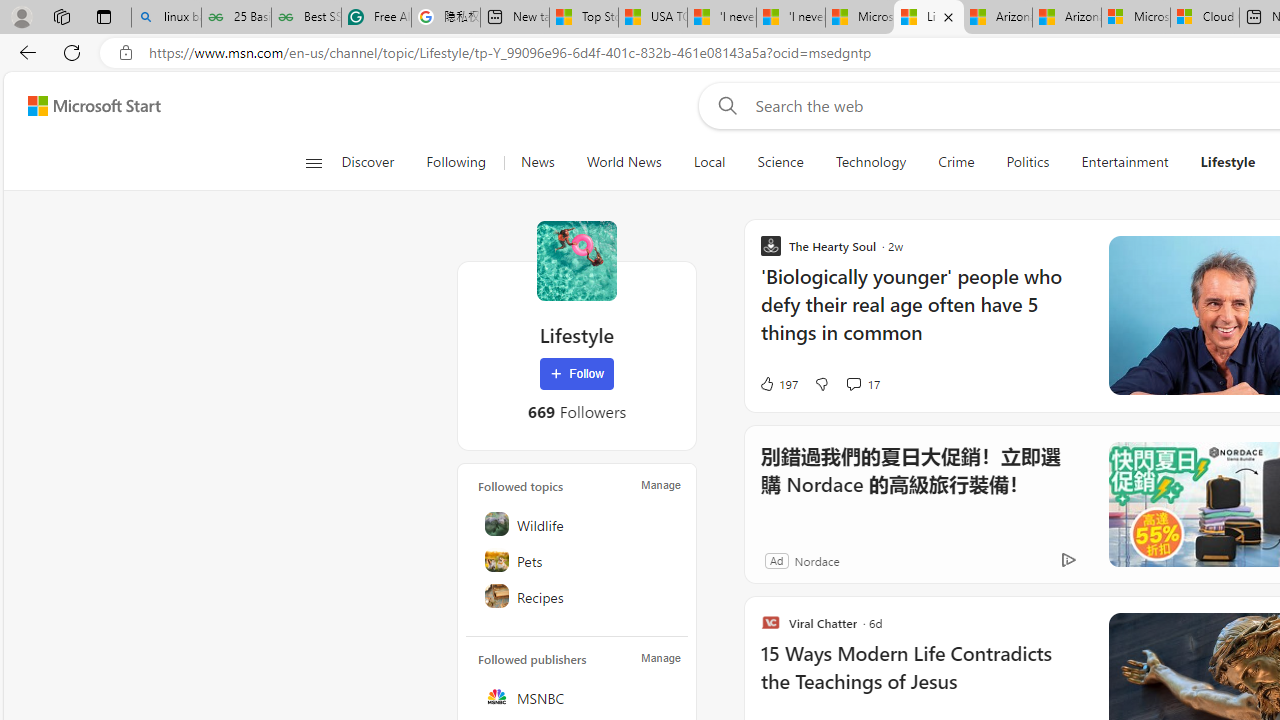  What do you see at coordinates (1204, 17) in the screenshot?
I see `'Cloud Computing Services | Microsoft Azure'` at bounding box center [1204, 17].